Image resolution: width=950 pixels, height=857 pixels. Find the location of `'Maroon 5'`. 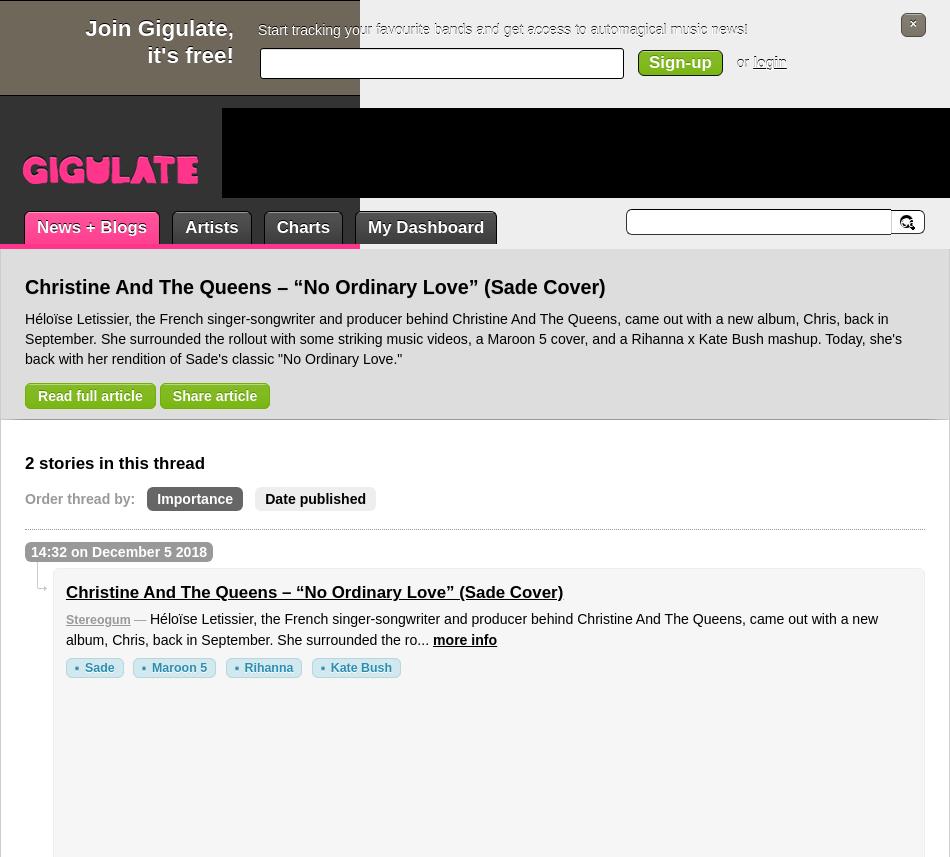

'Maroon 5' is located at coordinates (179, 666).